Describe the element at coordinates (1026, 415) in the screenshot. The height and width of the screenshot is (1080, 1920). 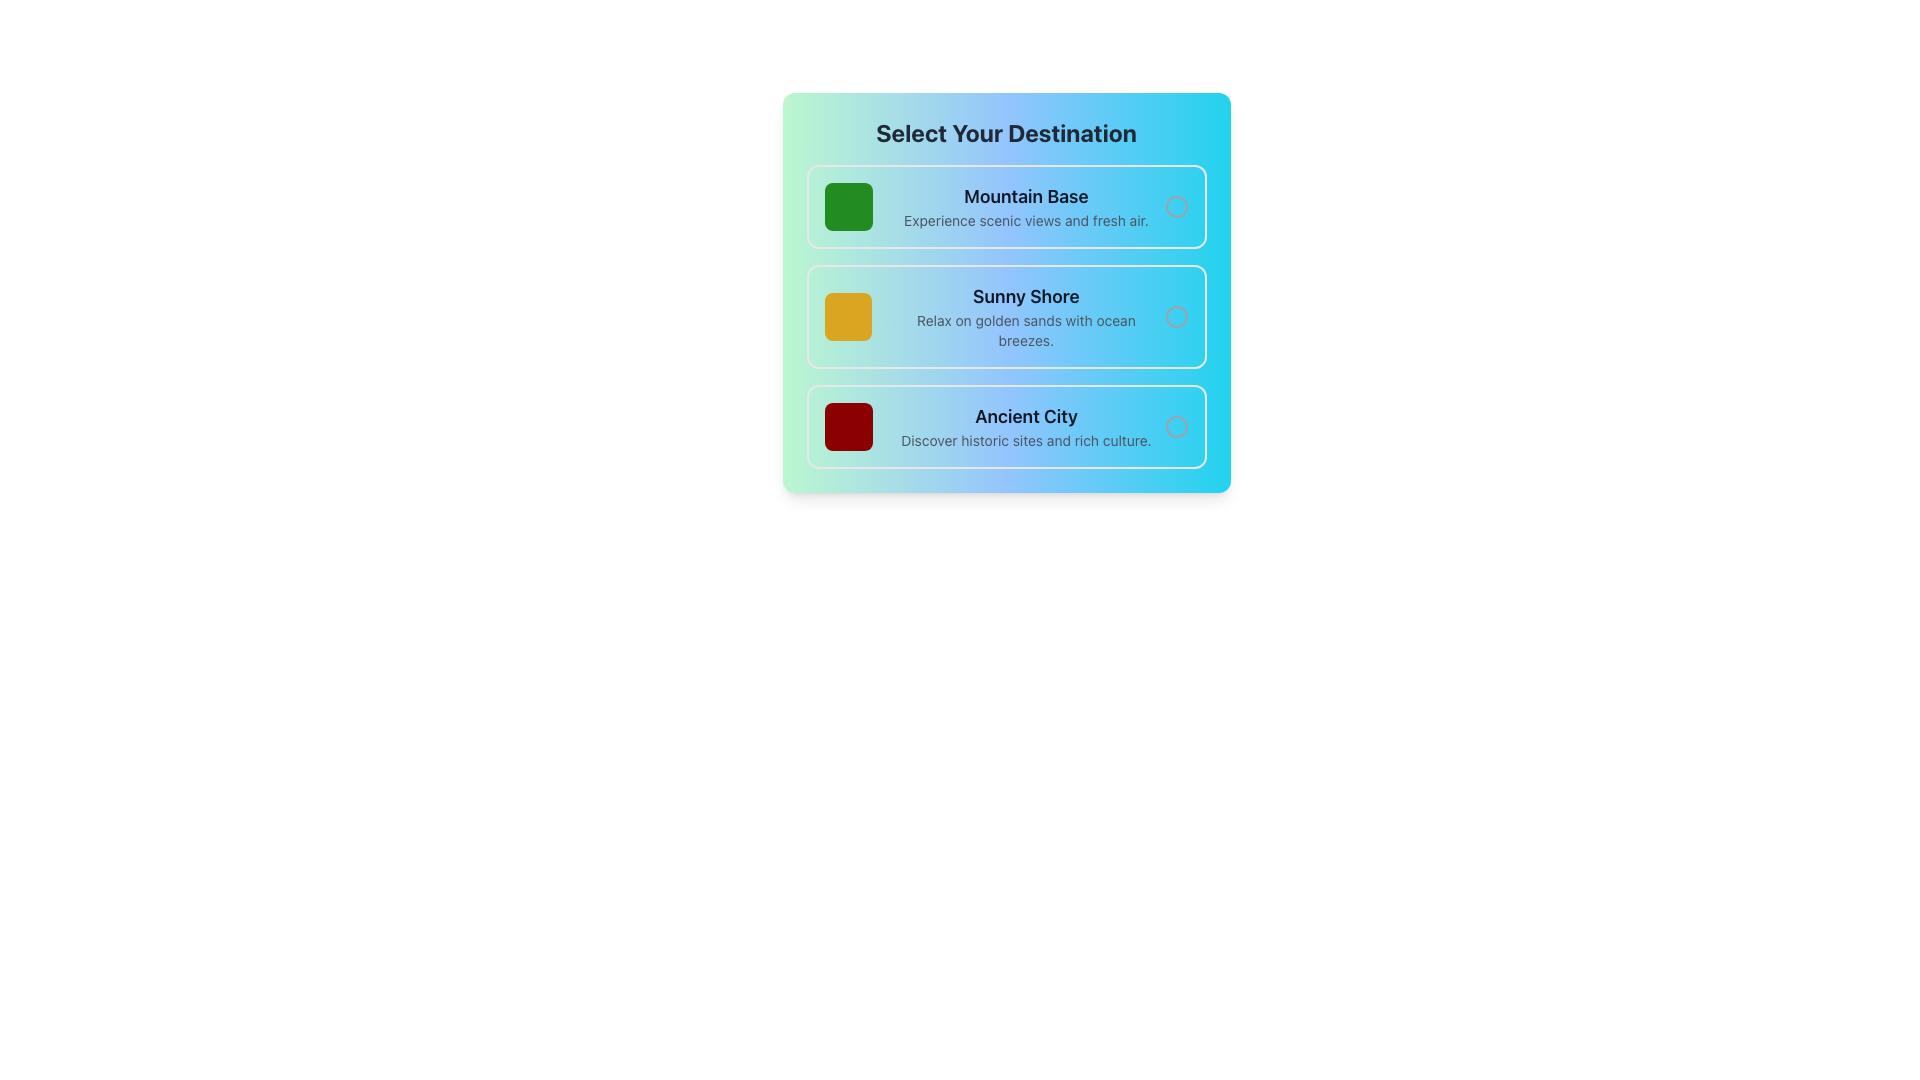
I see `the title text label for the third option in the selection interface, which is positioned above the descriptive text 'Discover historic sites and rich culture.'` at that location.